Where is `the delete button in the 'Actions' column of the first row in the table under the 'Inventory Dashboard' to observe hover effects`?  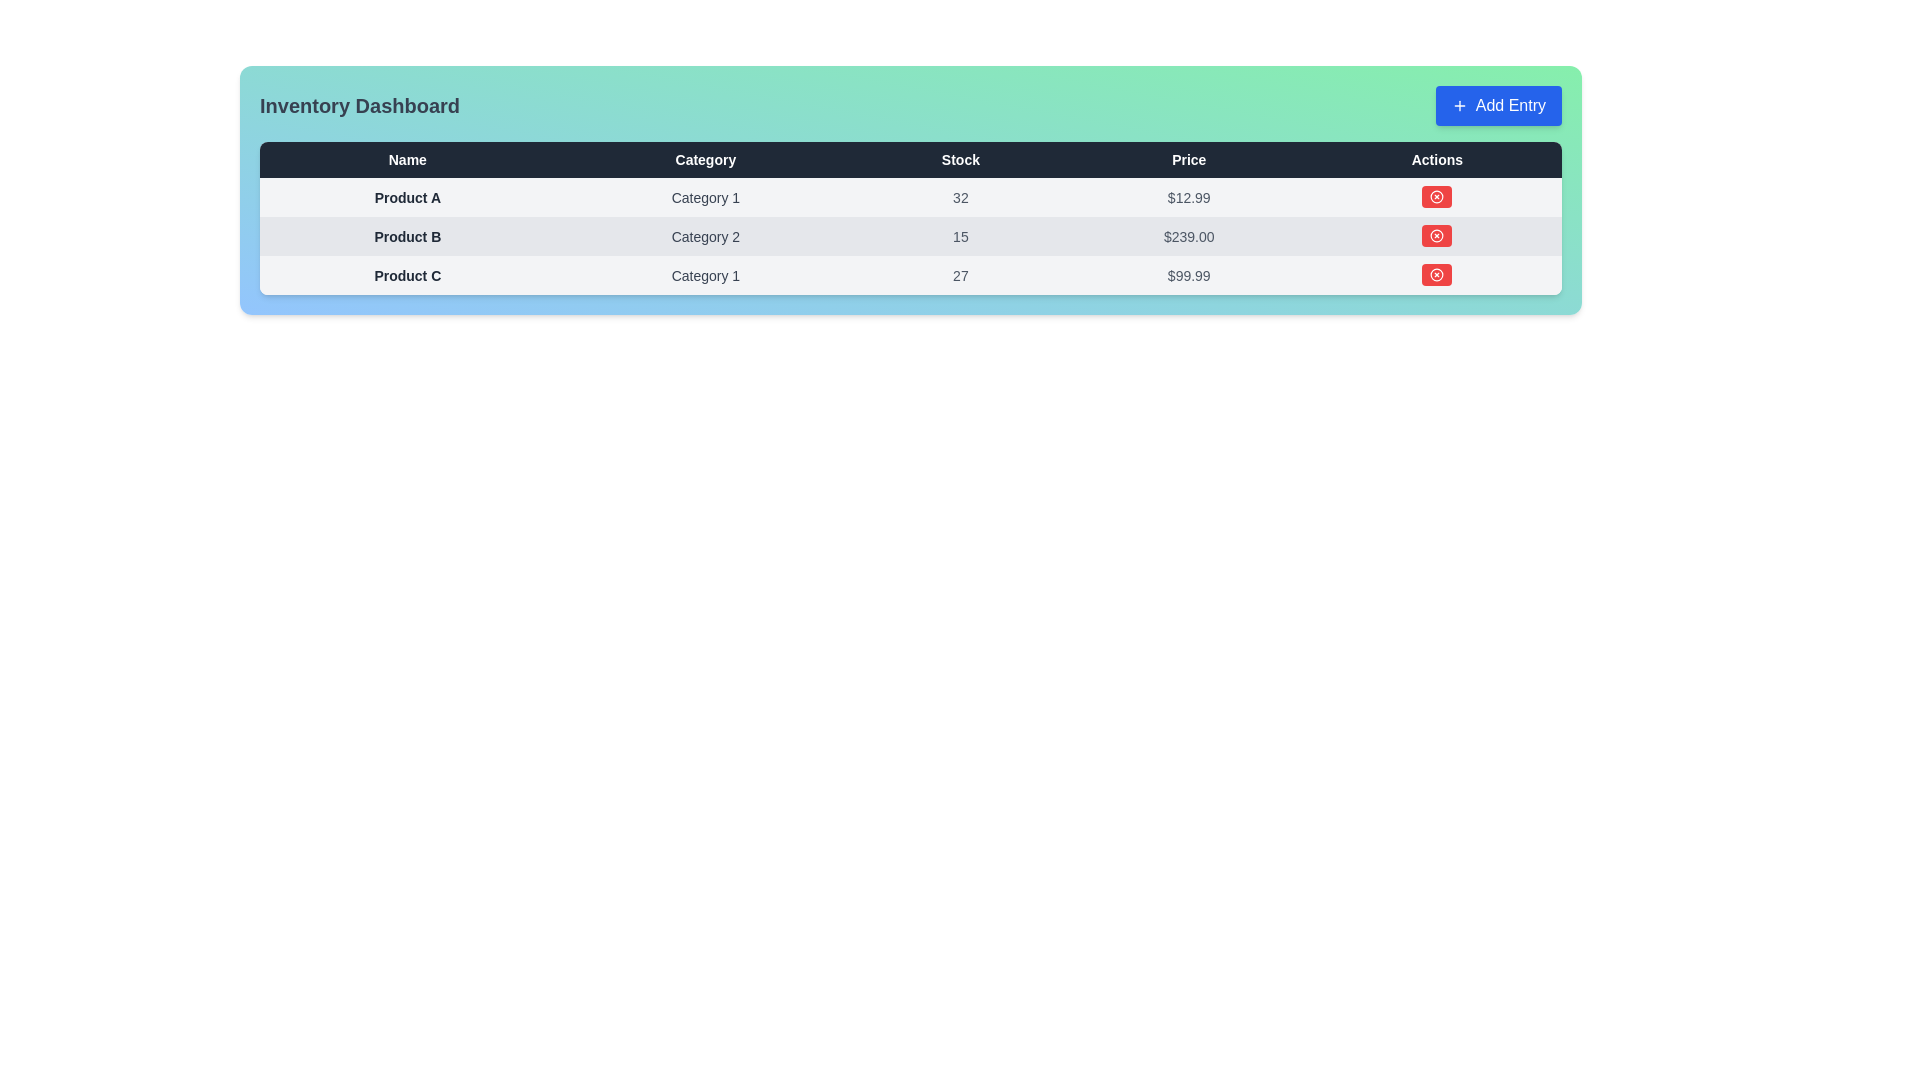 the delete button in the 'Actions' column of the first row in the table under the 'Inventory Dashboard' to observe hover effects is located at coordinates (1436, 197).